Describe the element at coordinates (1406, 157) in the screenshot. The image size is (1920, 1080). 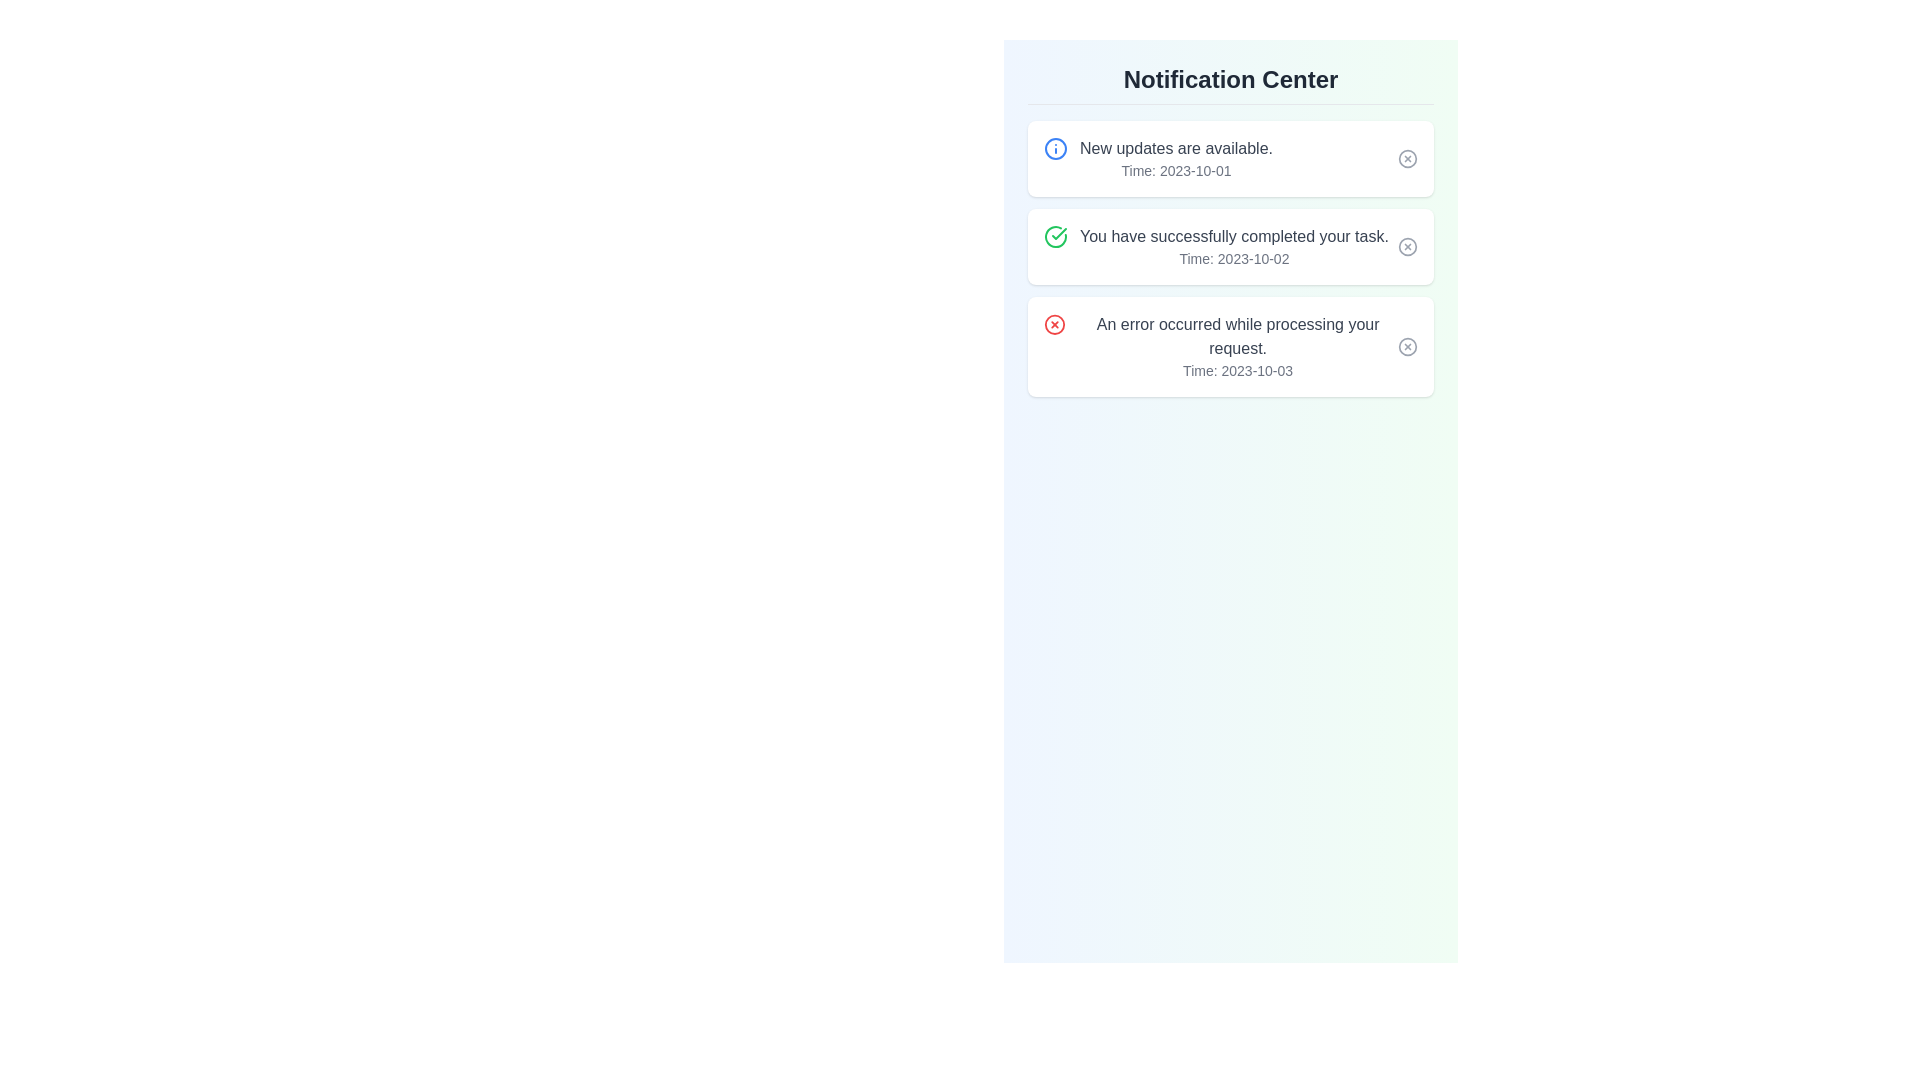
I see `the decorative circle element of the SVG icon for the notification regarding 'New updates are available.'` at that location.